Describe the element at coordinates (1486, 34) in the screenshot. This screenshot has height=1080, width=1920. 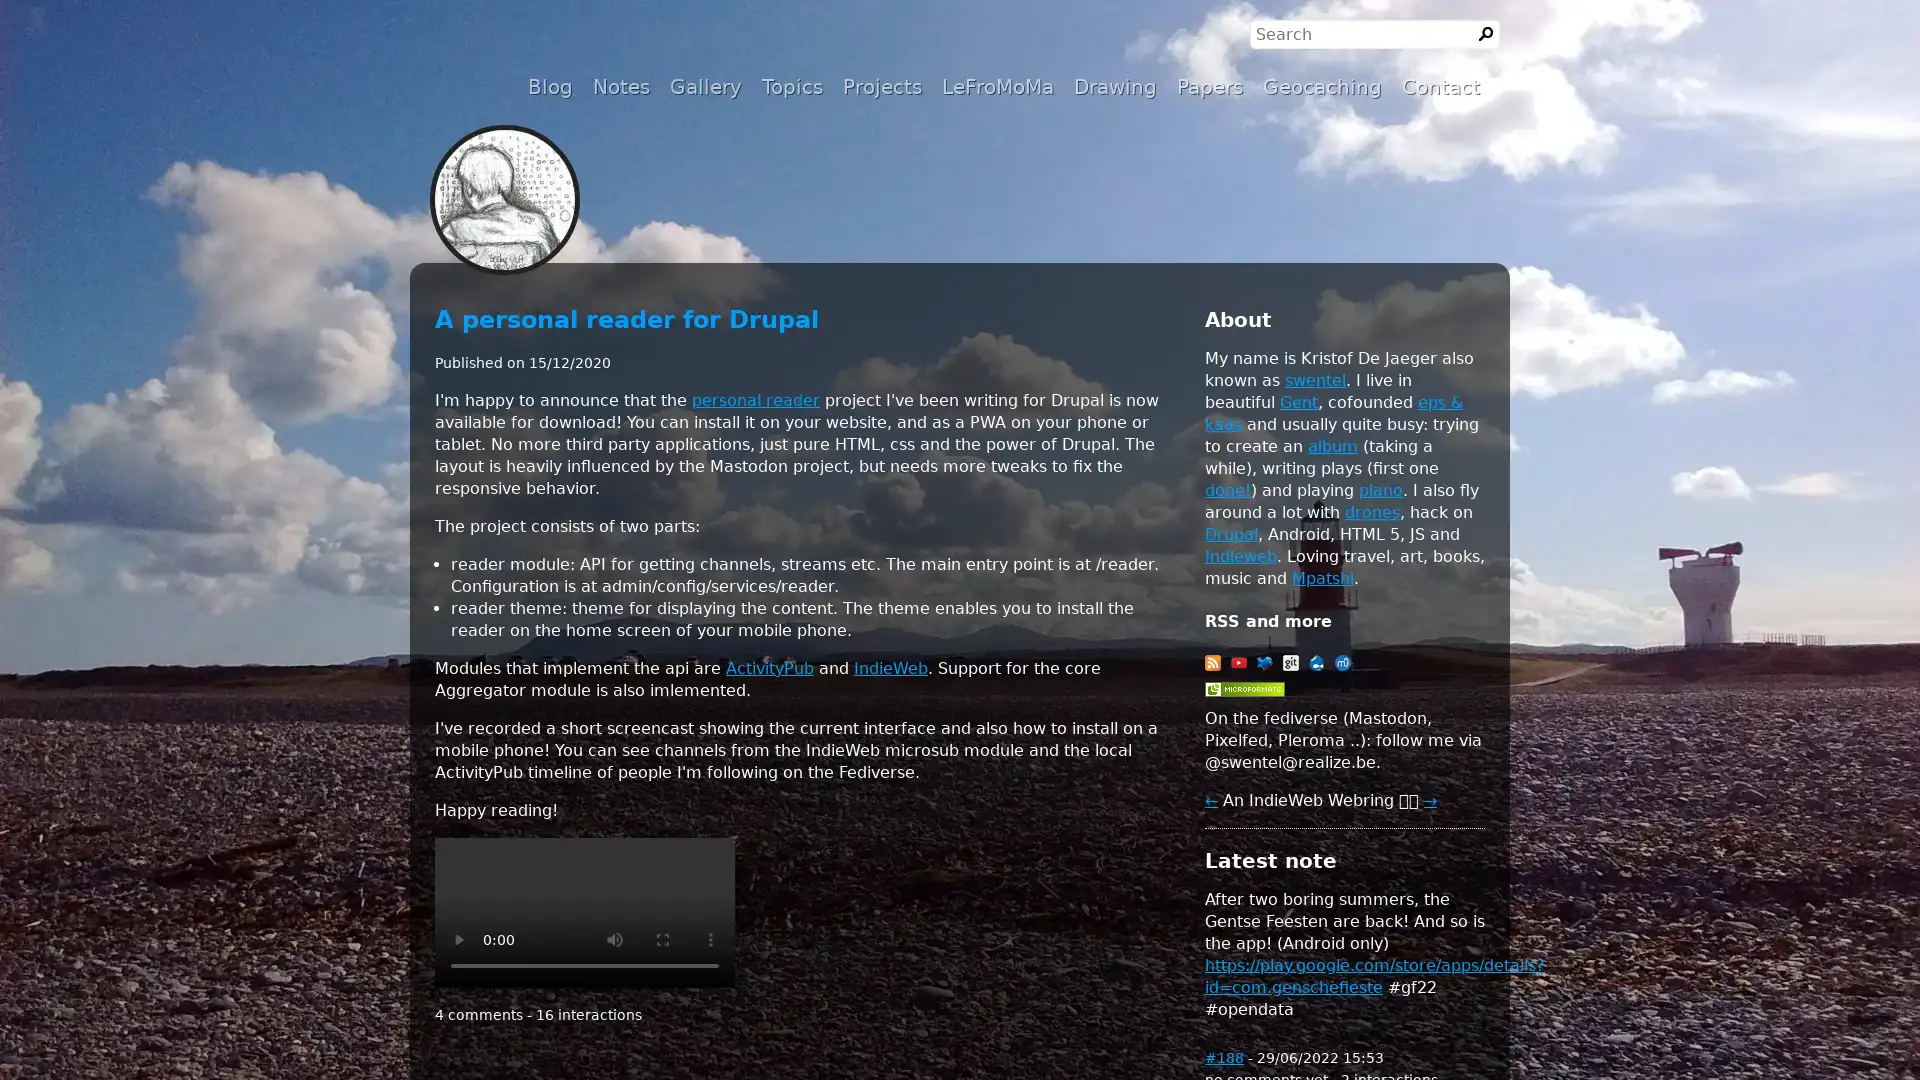
I see `Search` at that location.